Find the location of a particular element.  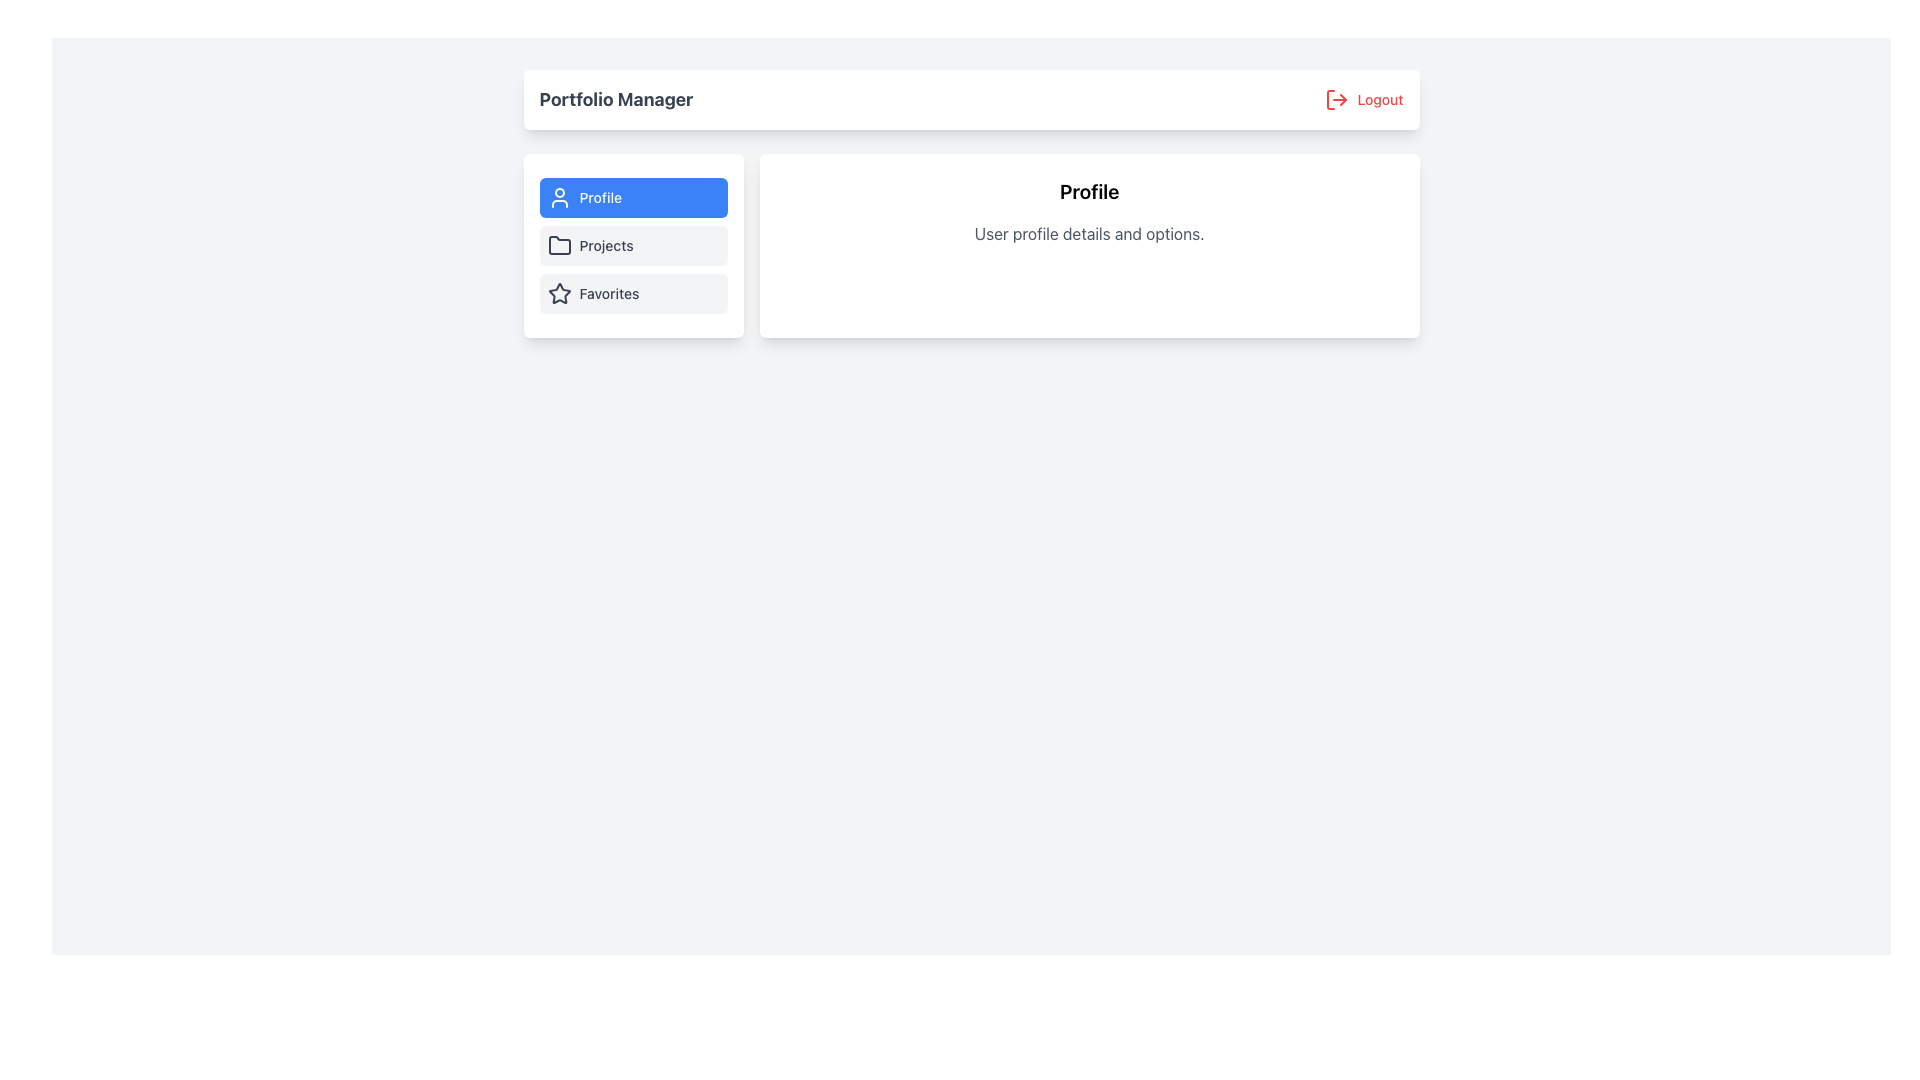

the 'Favorites' icon, which is located to the left of the text label 'Favorites' within a list of menu options is located at coordinates (559, 293).